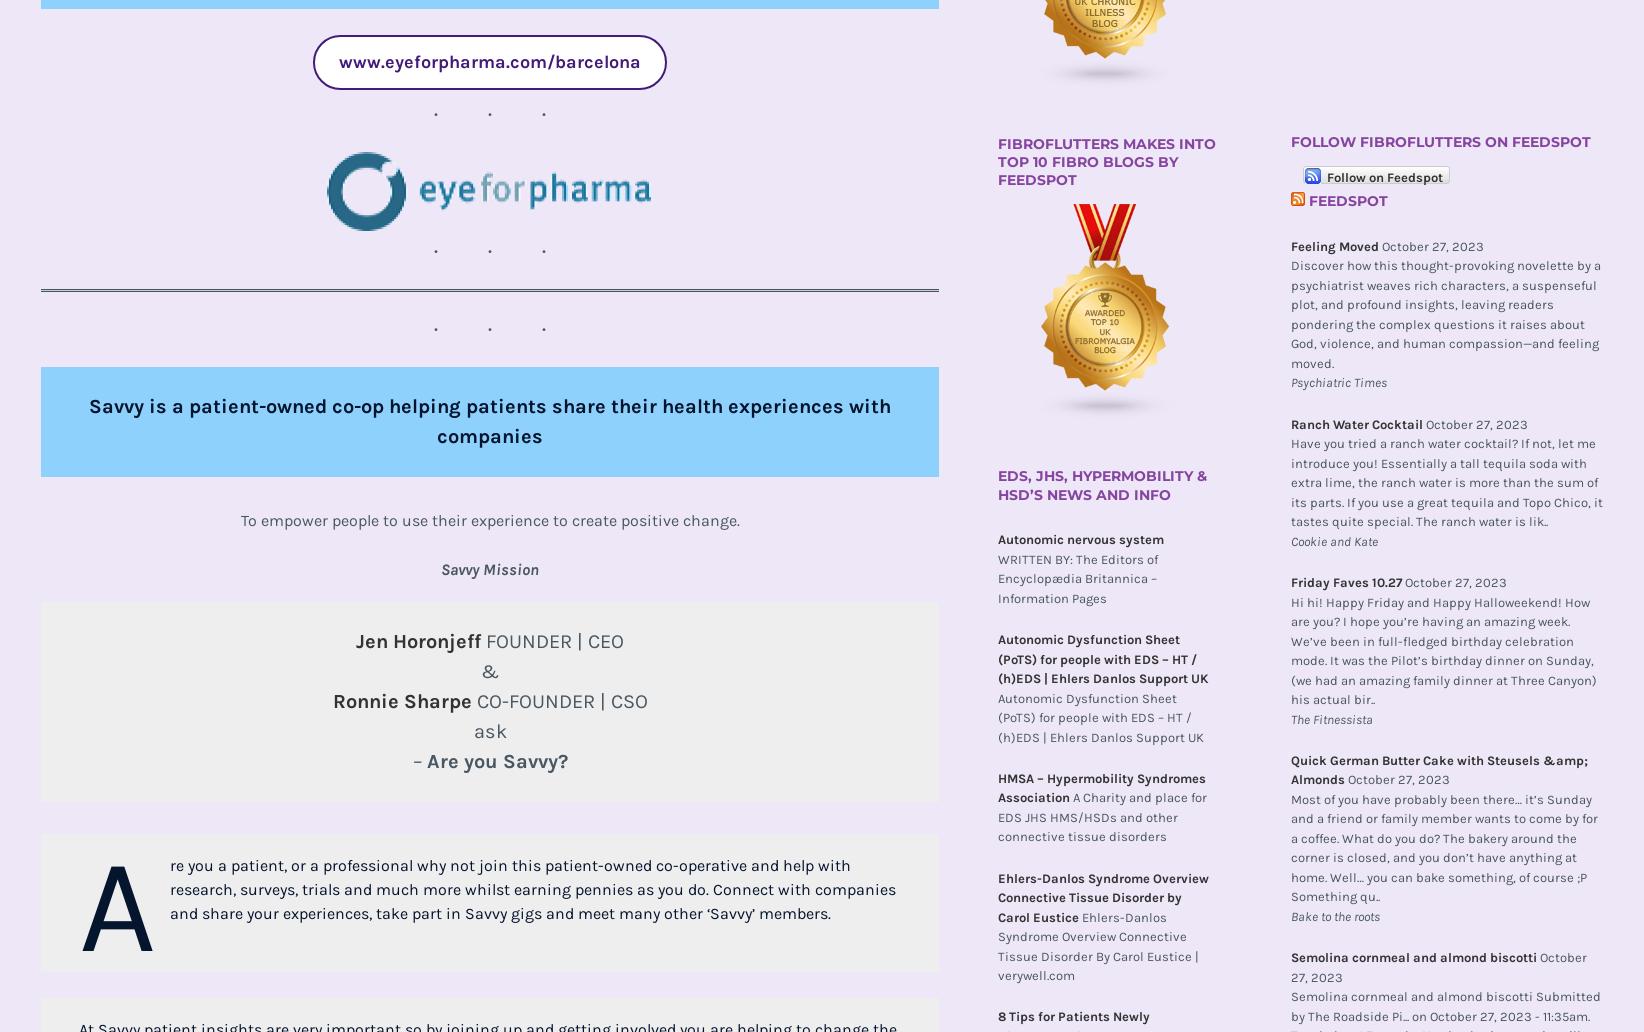 This screenshot has height=1032, width=1644. Describe the element at coordinates (1445, 314) in the screenshot. I see `'Discover how this thought-provoking novelette by a psychiatrist weaves rich characters, a suspenseful plot, and profound insights, leaving readers pondering the complex questions it raises about God, violence, and human compassion—and feeling moved.'` at that location.